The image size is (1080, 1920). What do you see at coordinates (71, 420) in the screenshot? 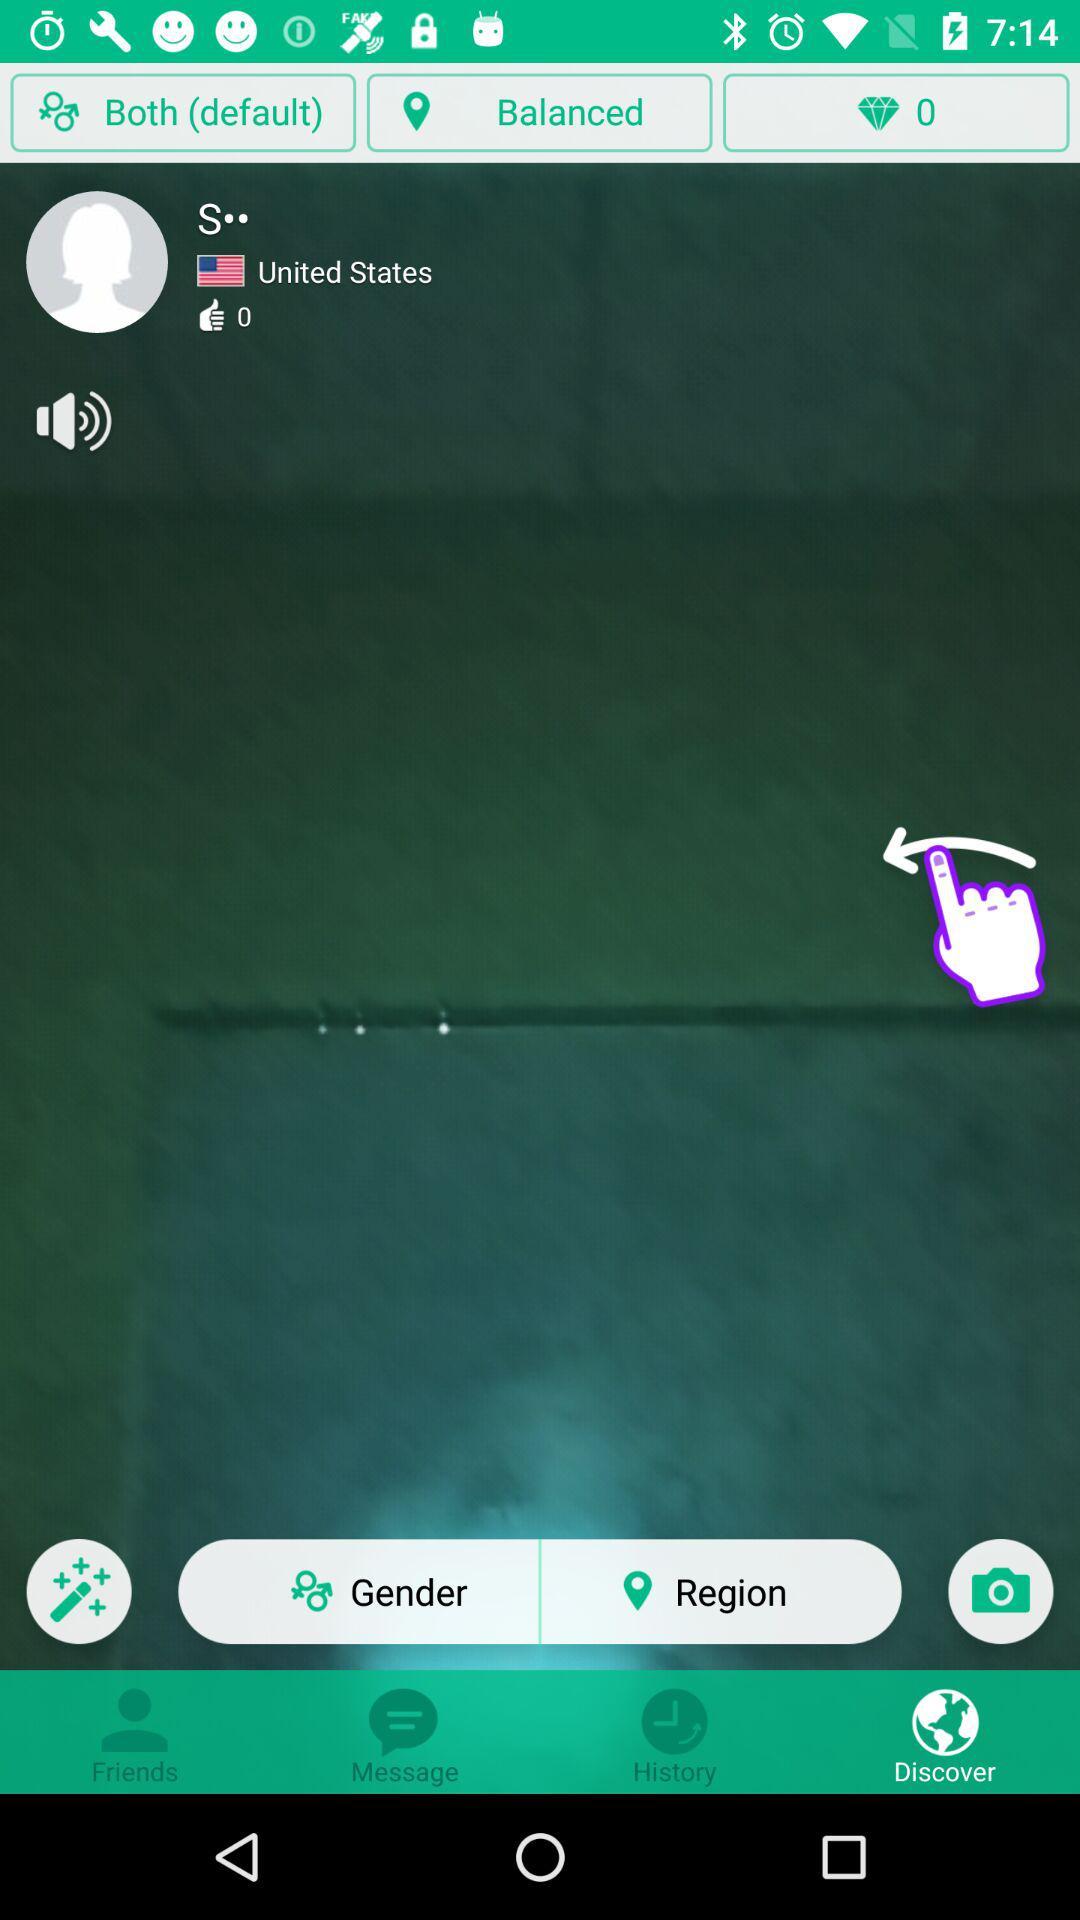
I see `the volume icon` at bounding box center [71, 420].